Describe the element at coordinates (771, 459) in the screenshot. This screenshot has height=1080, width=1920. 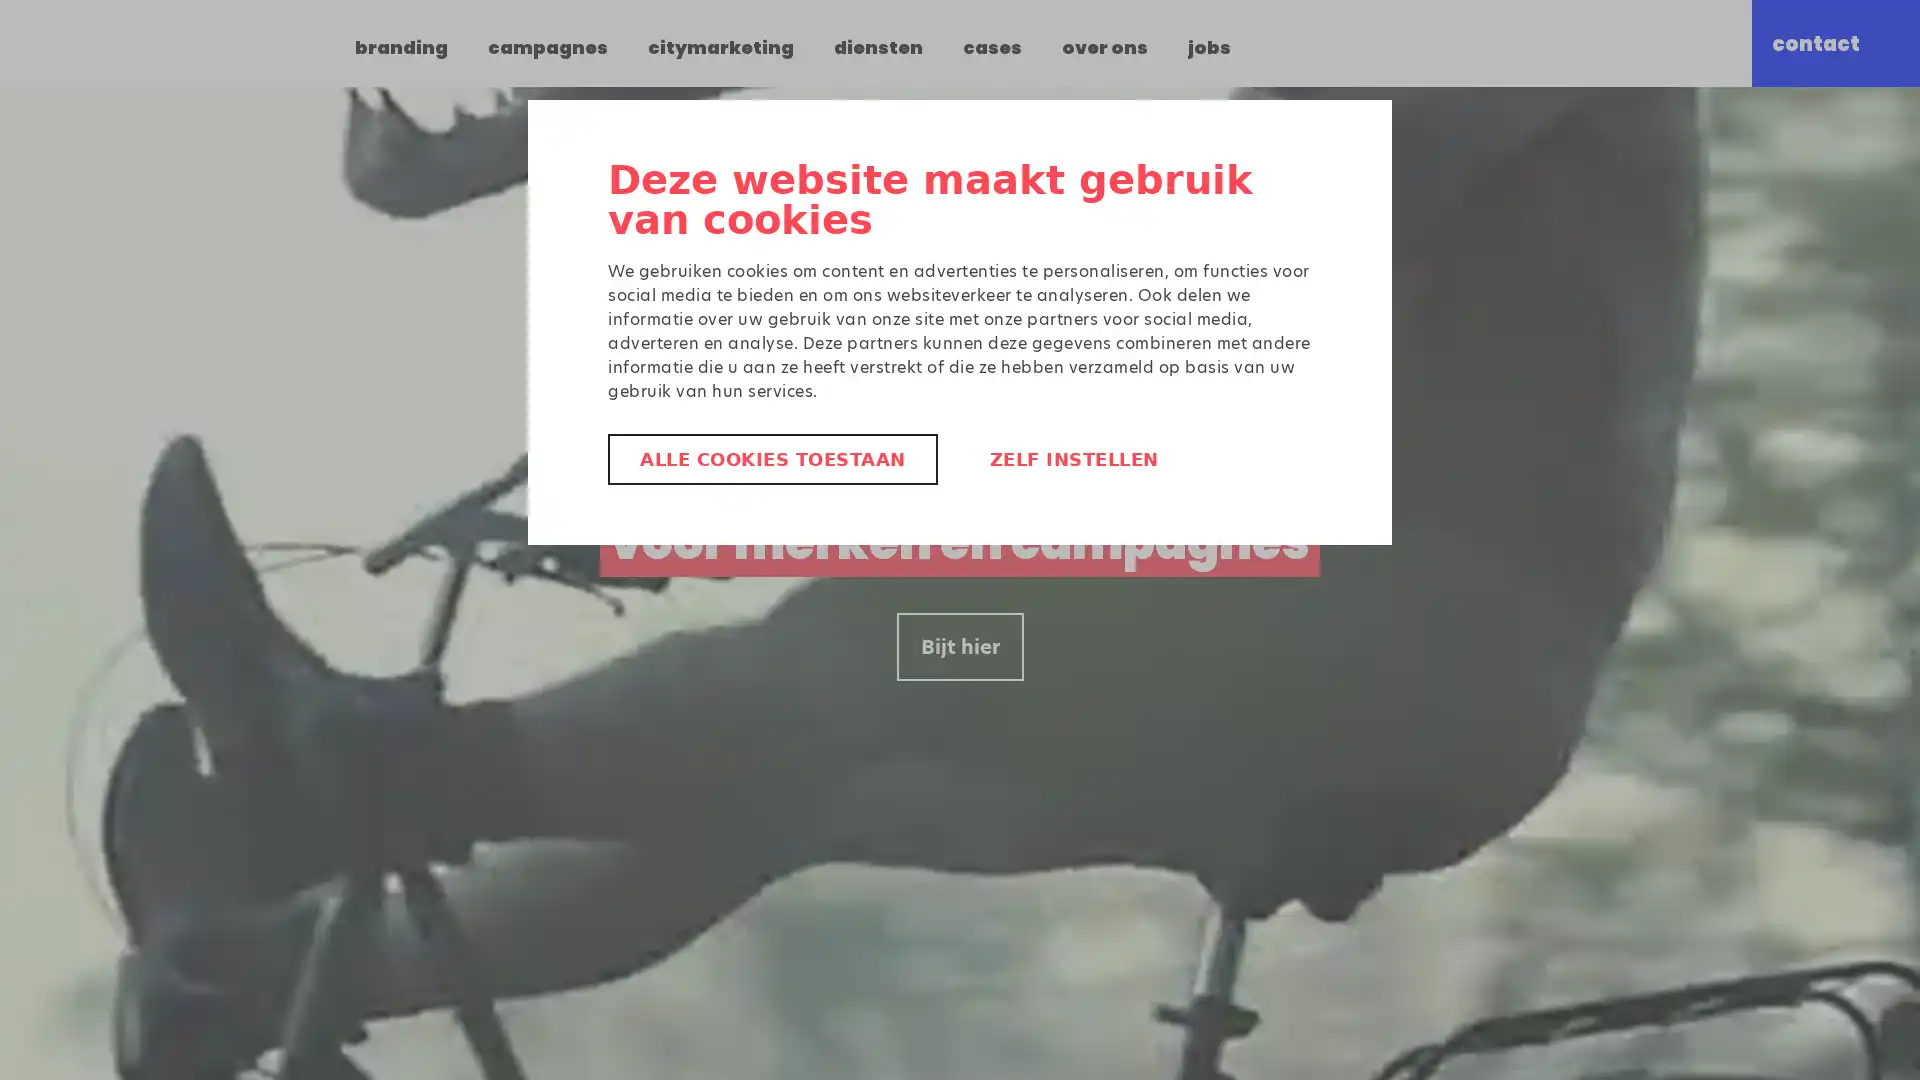
I see `ALLE COOKIES TOESTAAN` at that location.